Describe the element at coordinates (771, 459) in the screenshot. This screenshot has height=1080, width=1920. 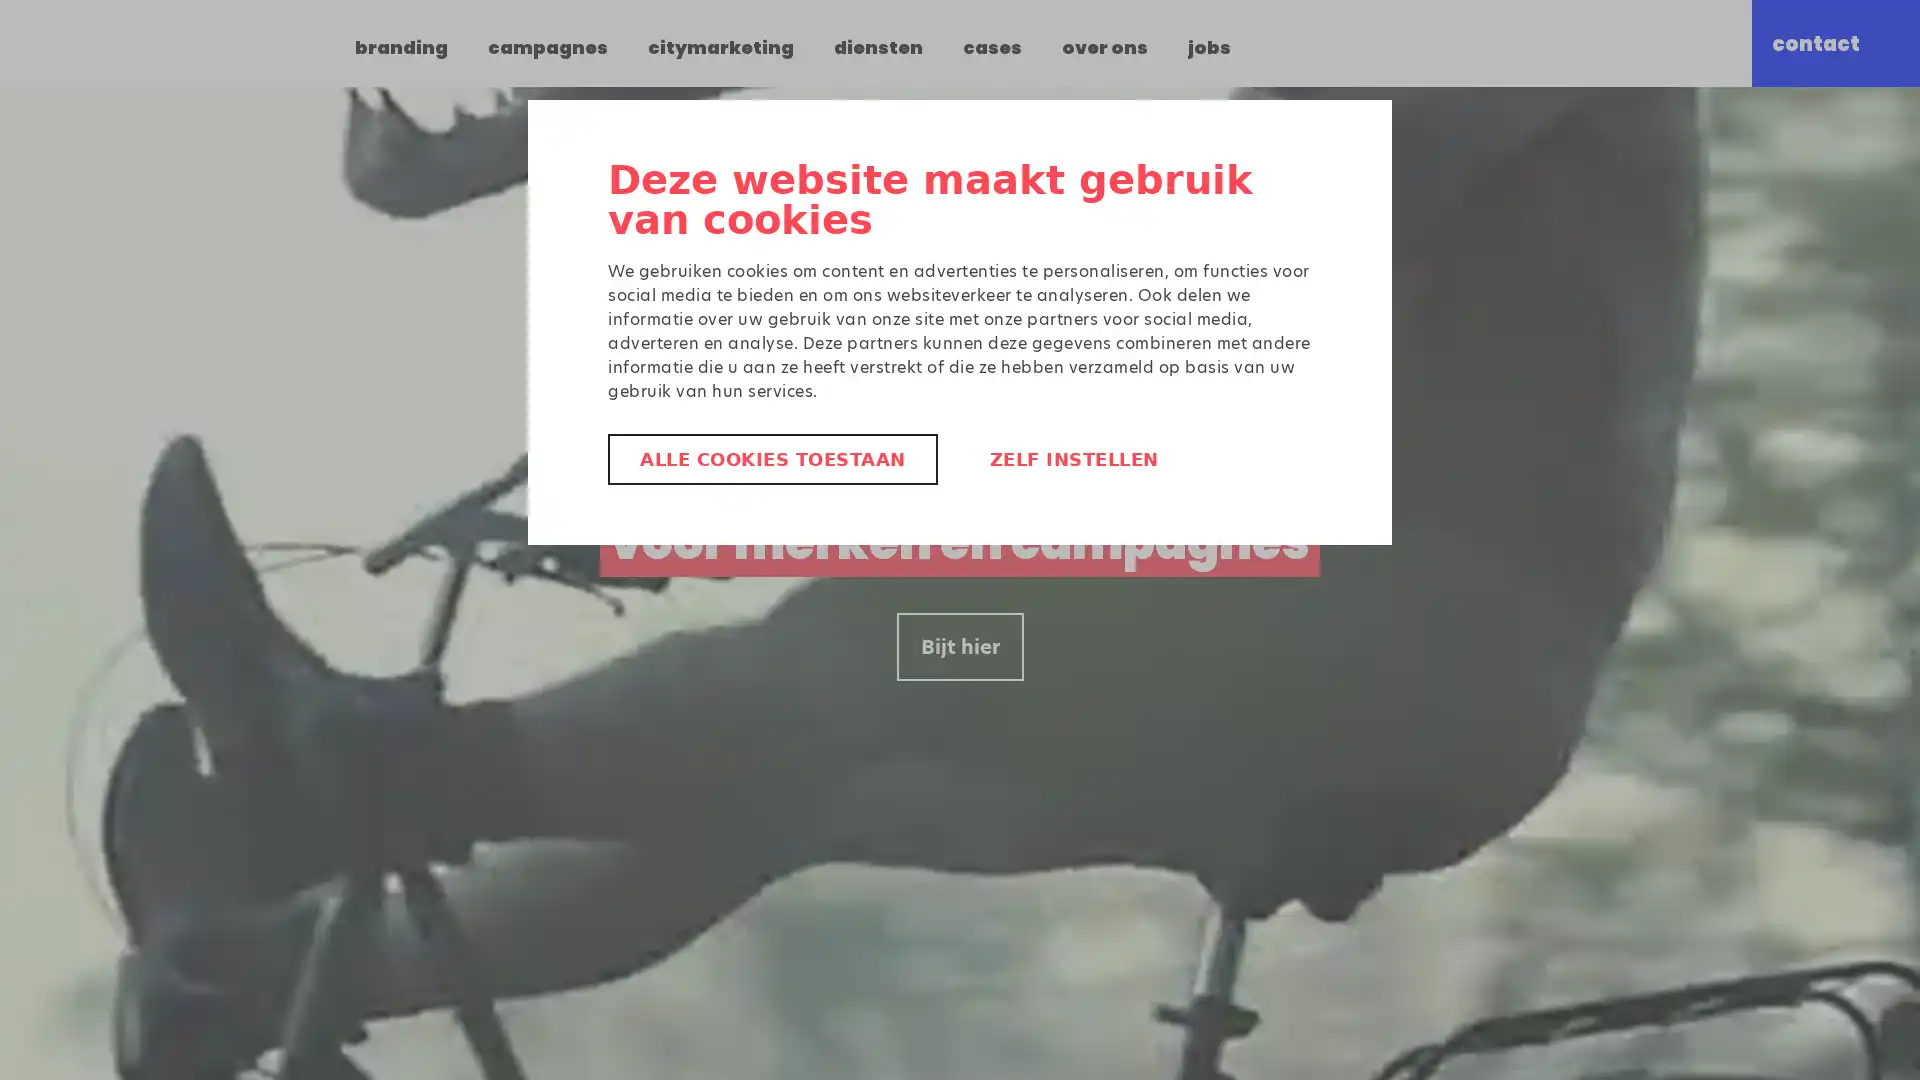
I see `ALLE COOKIES TOESTAAN` at that location.